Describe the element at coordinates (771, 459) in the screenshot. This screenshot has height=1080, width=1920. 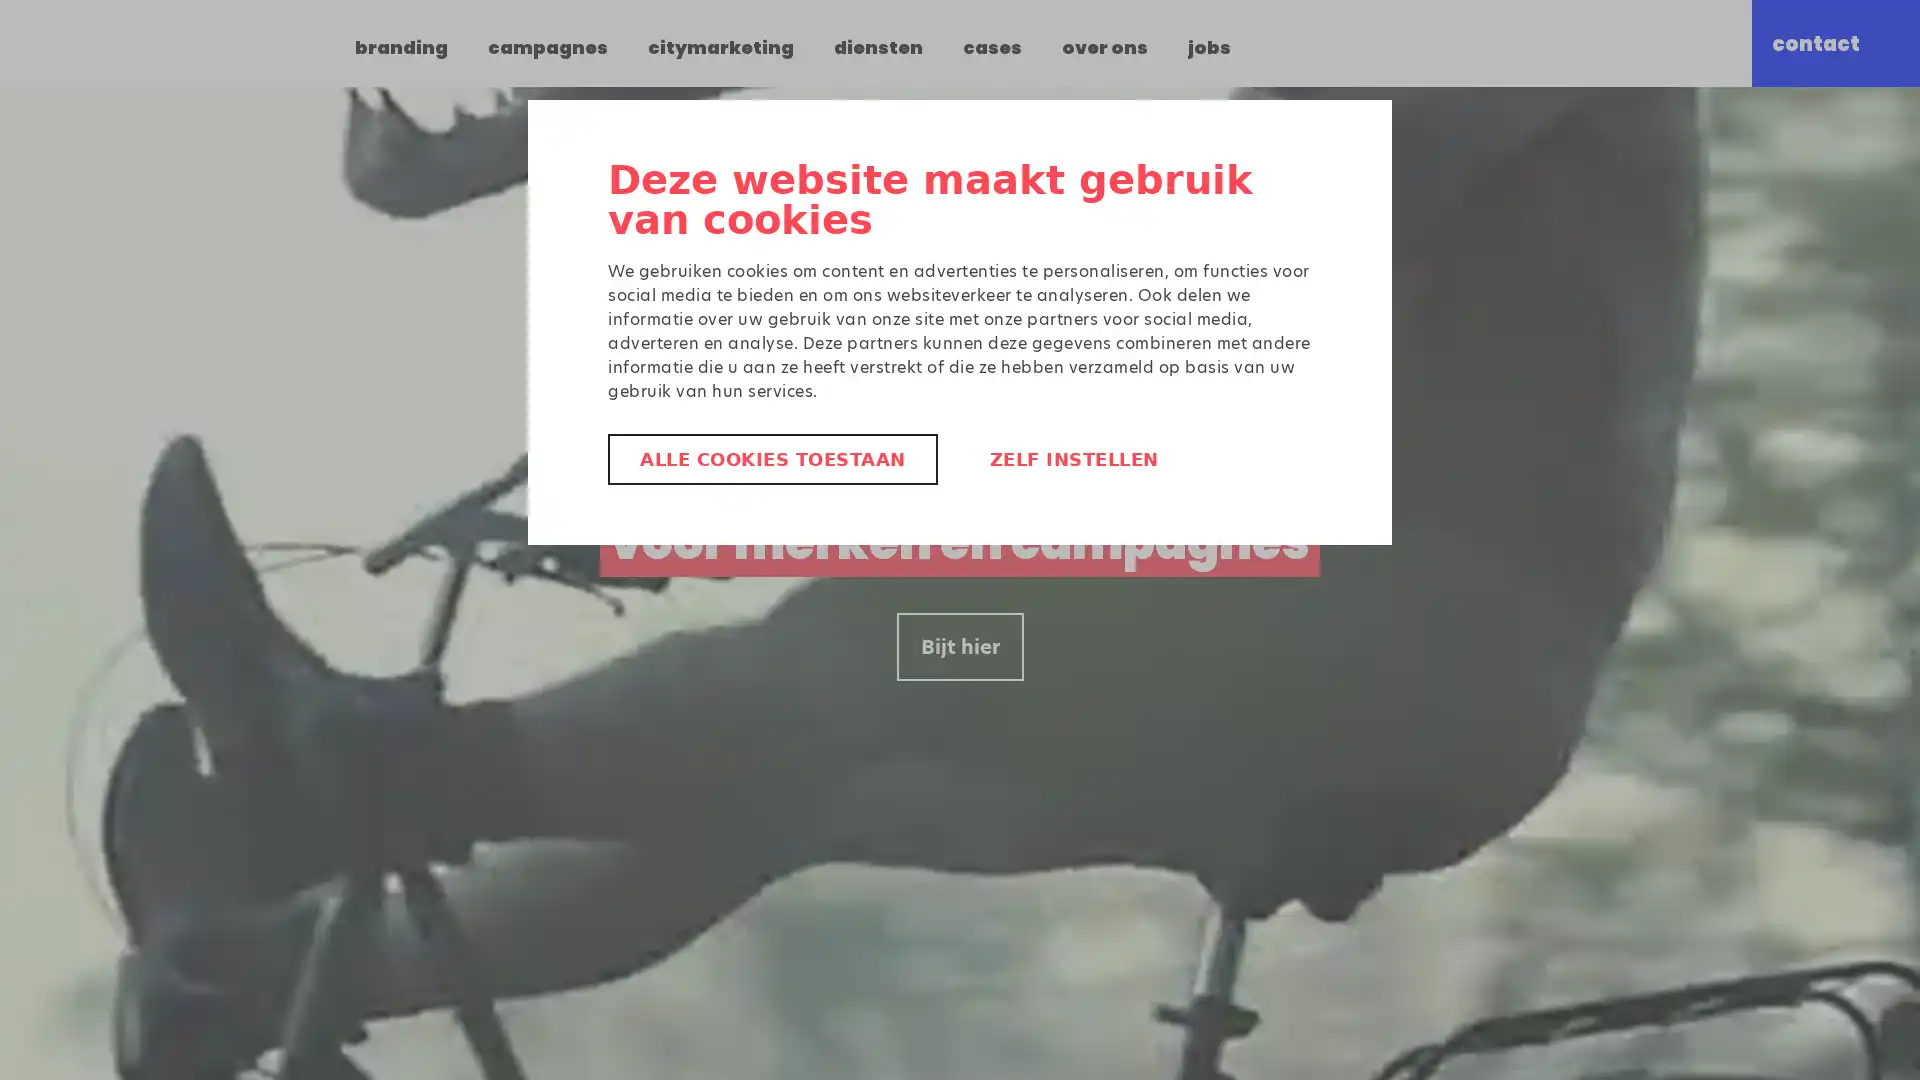
I see `ALLE COOKIES TOESTAAN` at that location.